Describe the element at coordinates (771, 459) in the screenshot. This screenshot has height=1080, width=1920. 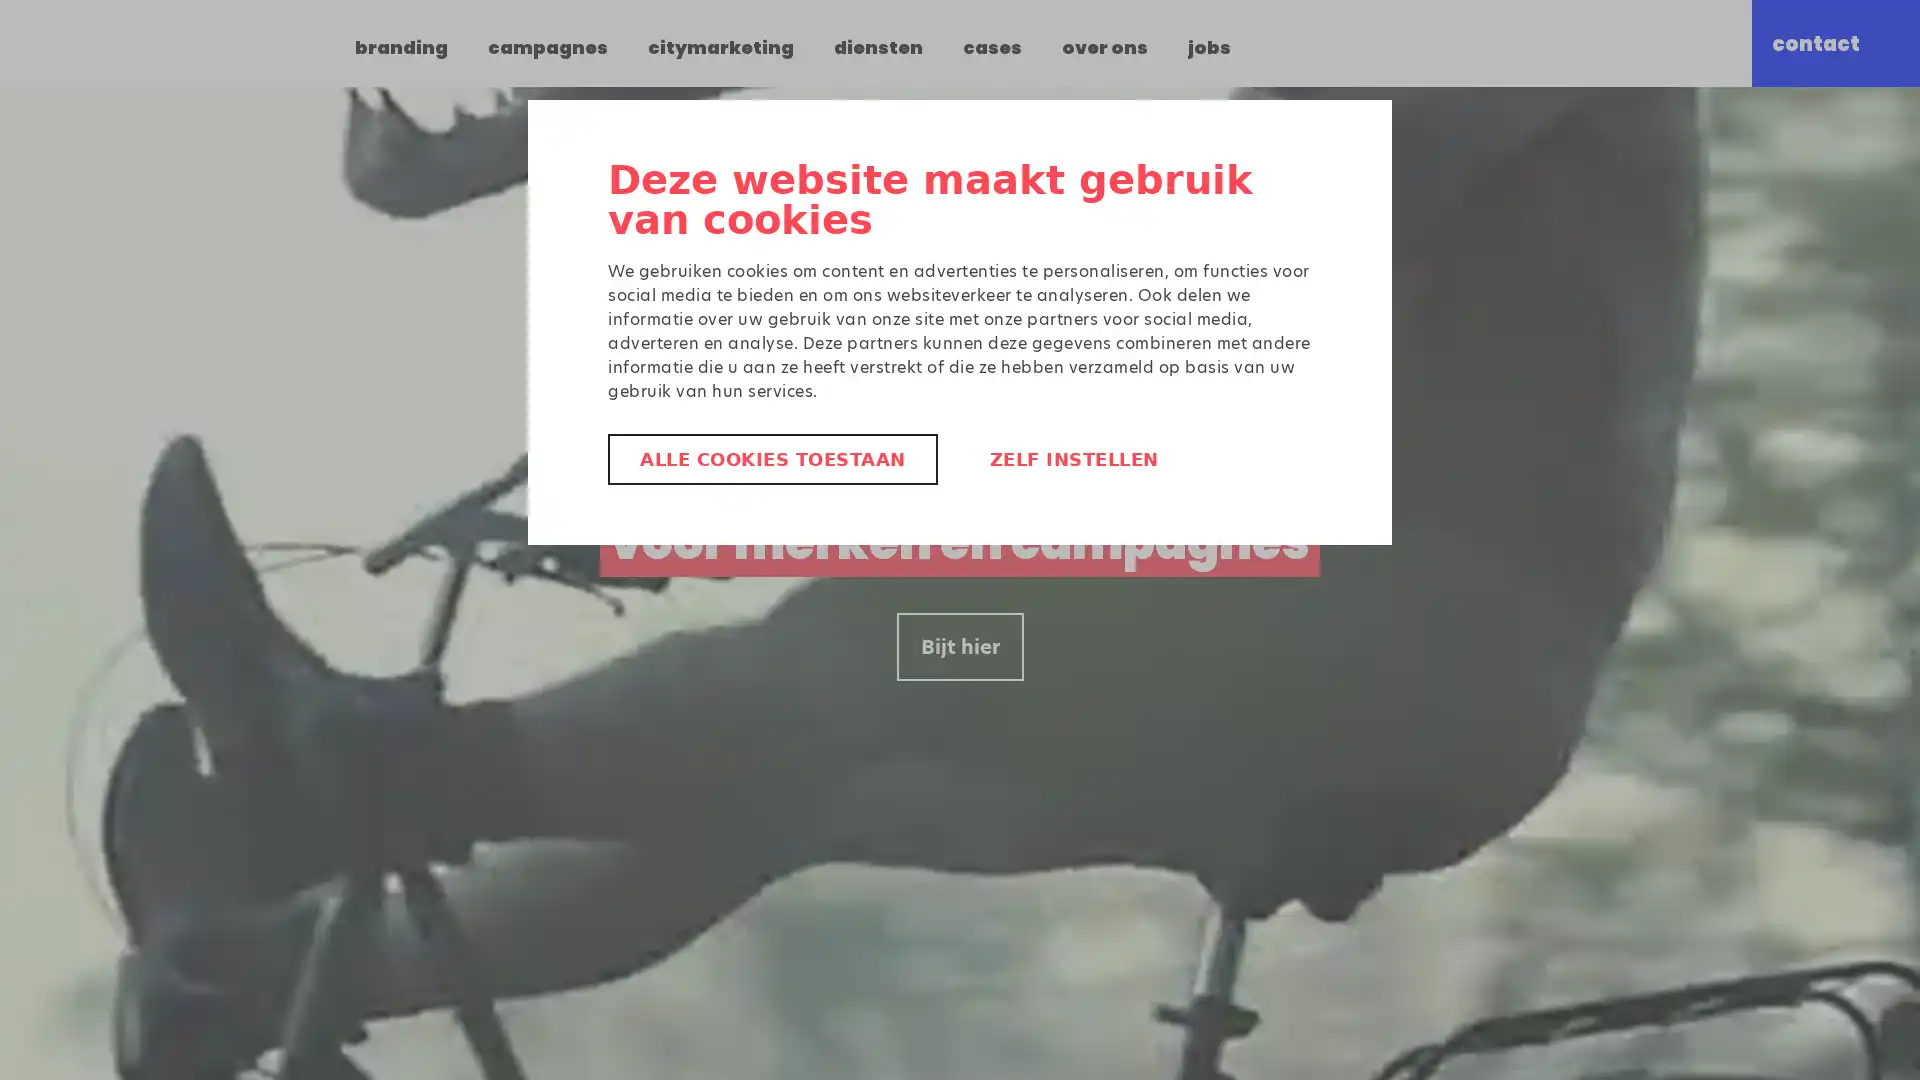
I see `ALLE COOKIES TOESTAAN` at that location.